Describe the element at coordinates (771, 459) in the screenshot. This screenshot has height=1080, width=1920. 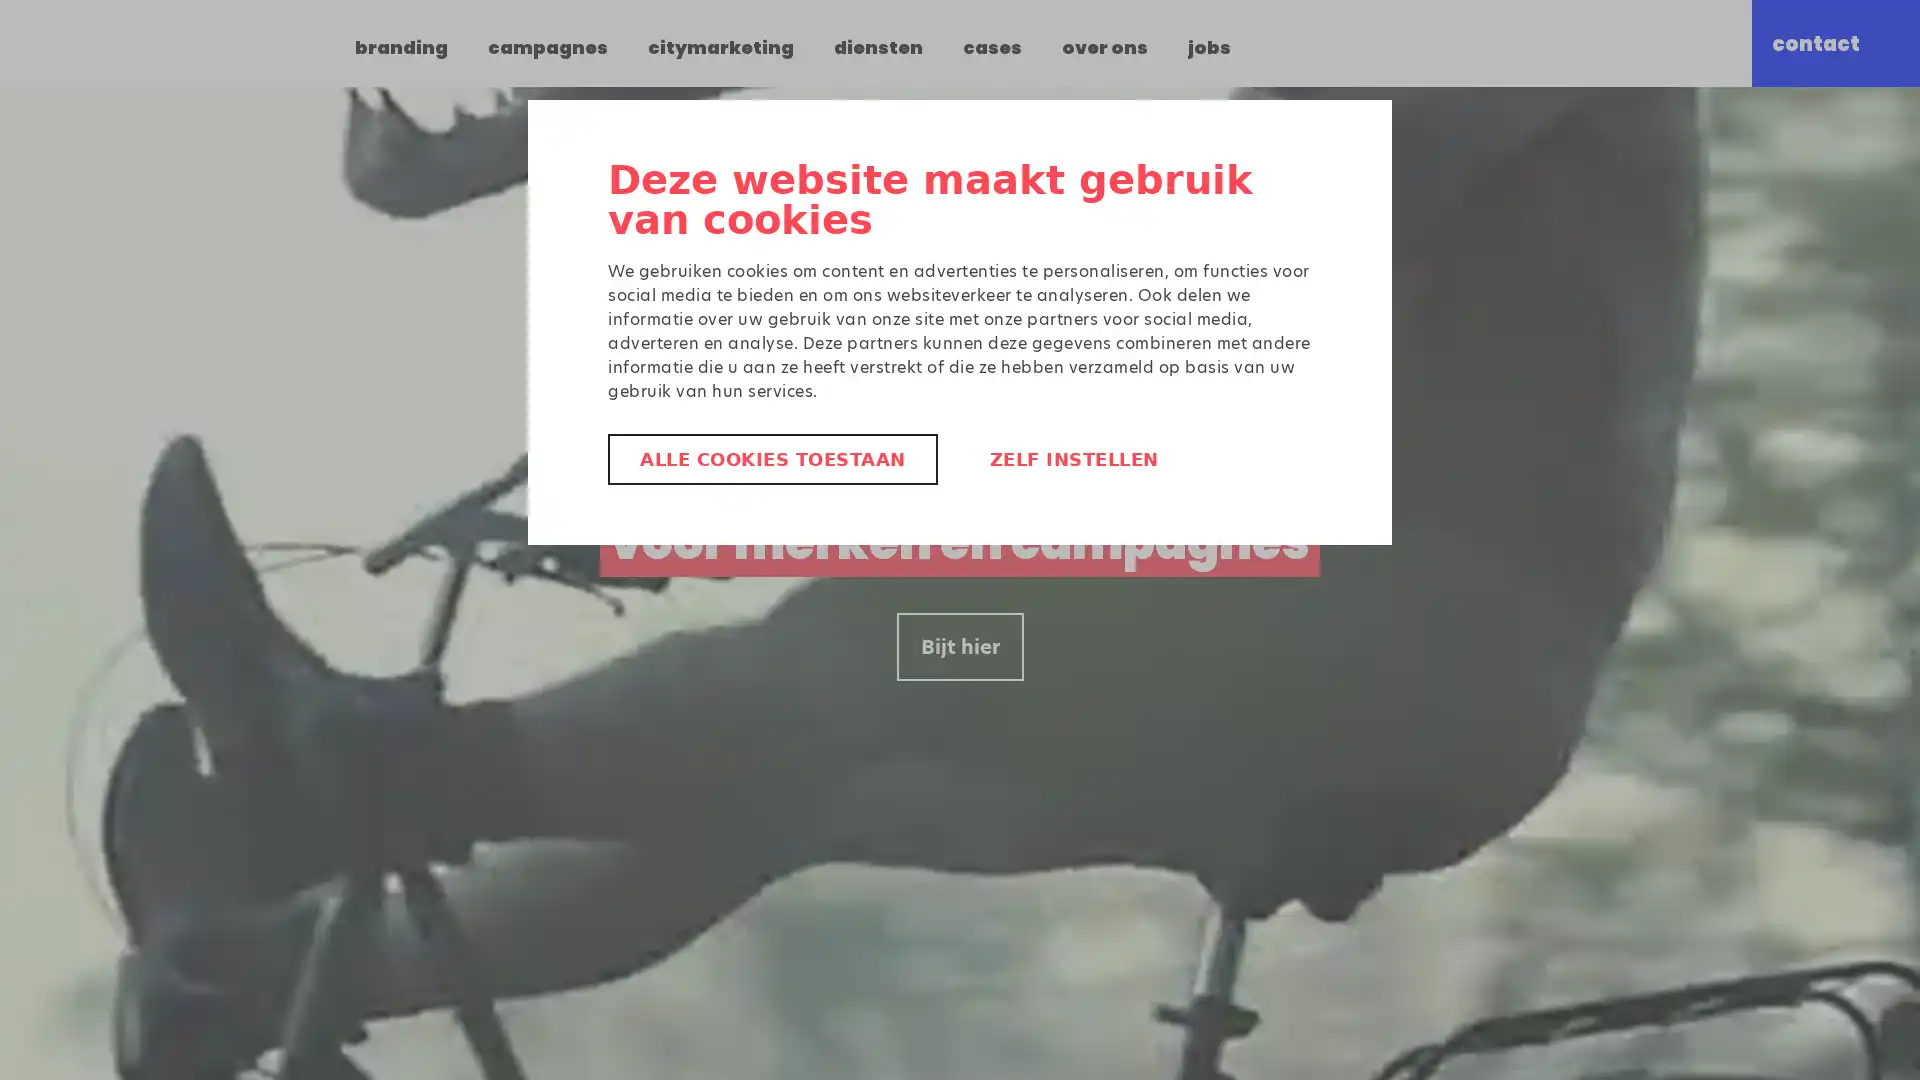
I see `ALLE COOKIES TOESTAAN` at that location.